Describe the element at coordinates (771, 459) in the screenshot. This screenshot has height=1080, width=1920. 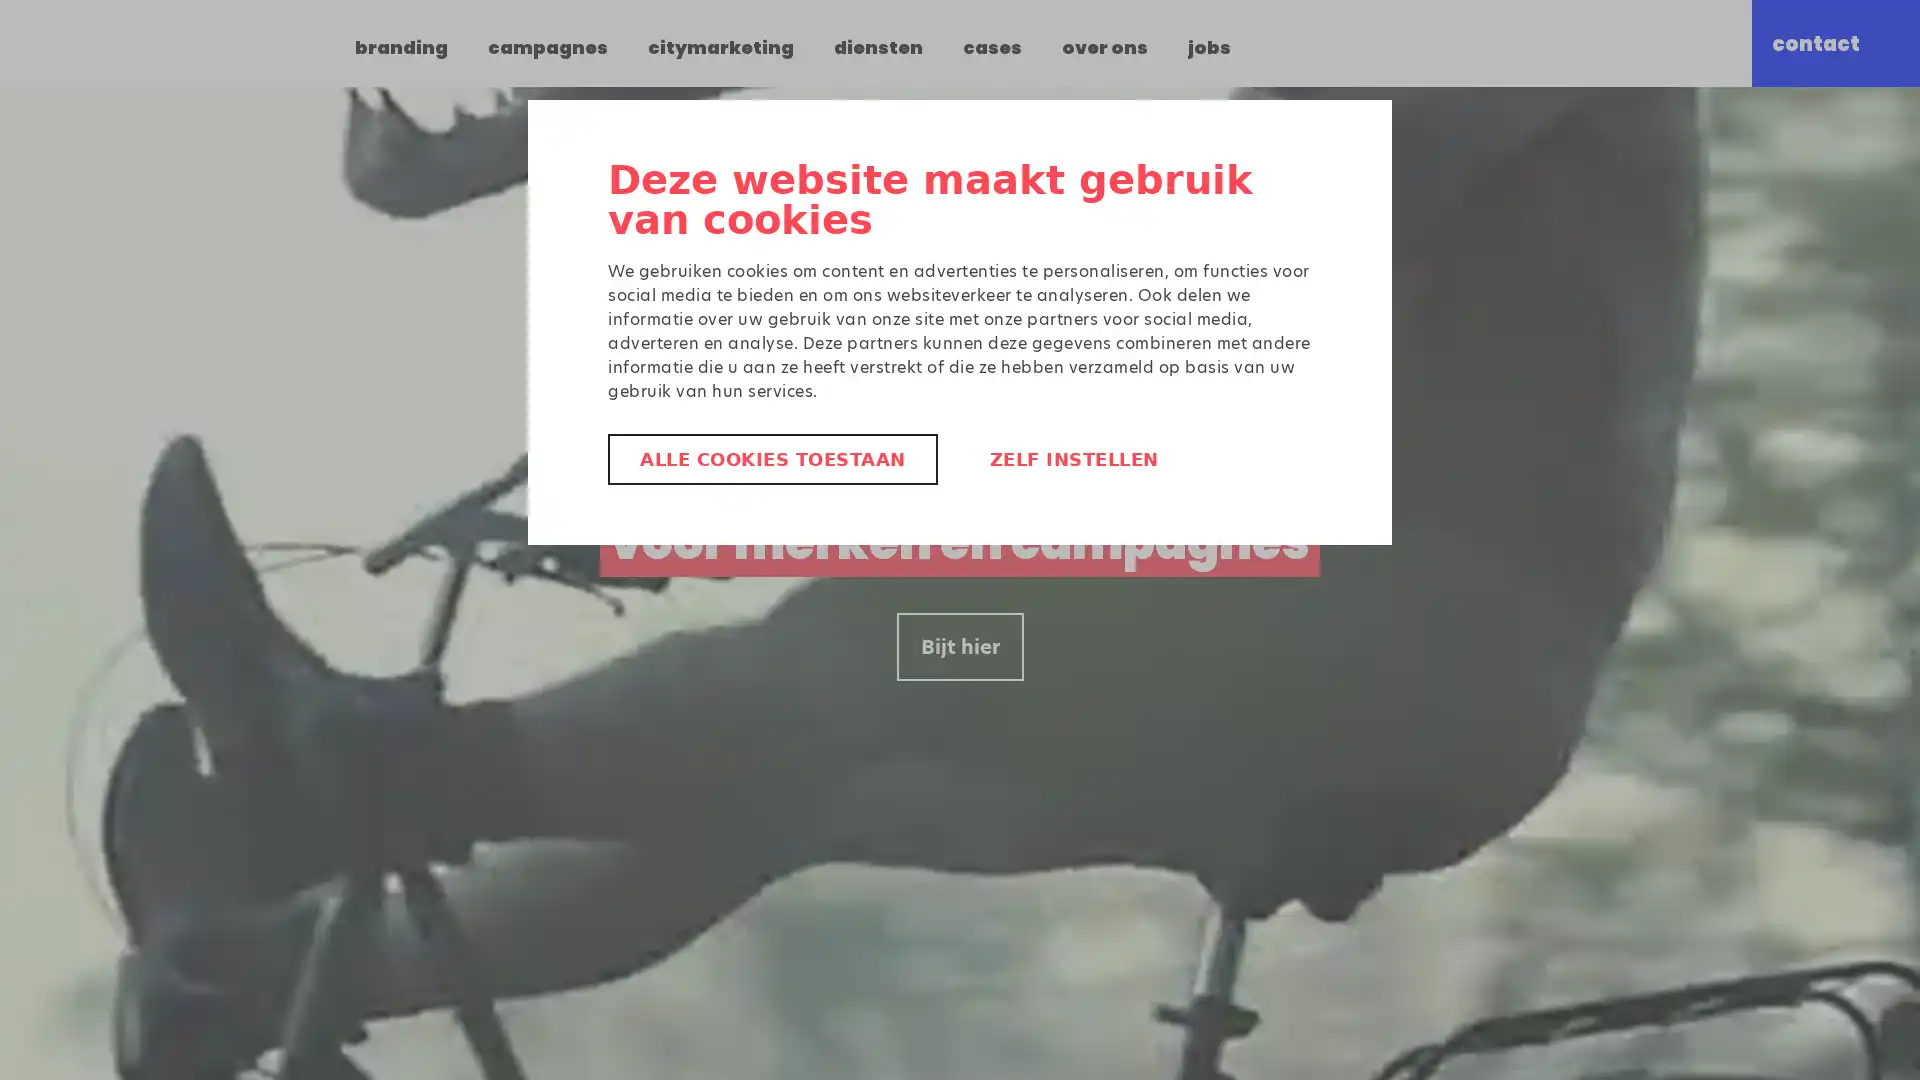
I see `ALLE COOKIES TOESTAAN` at that location.